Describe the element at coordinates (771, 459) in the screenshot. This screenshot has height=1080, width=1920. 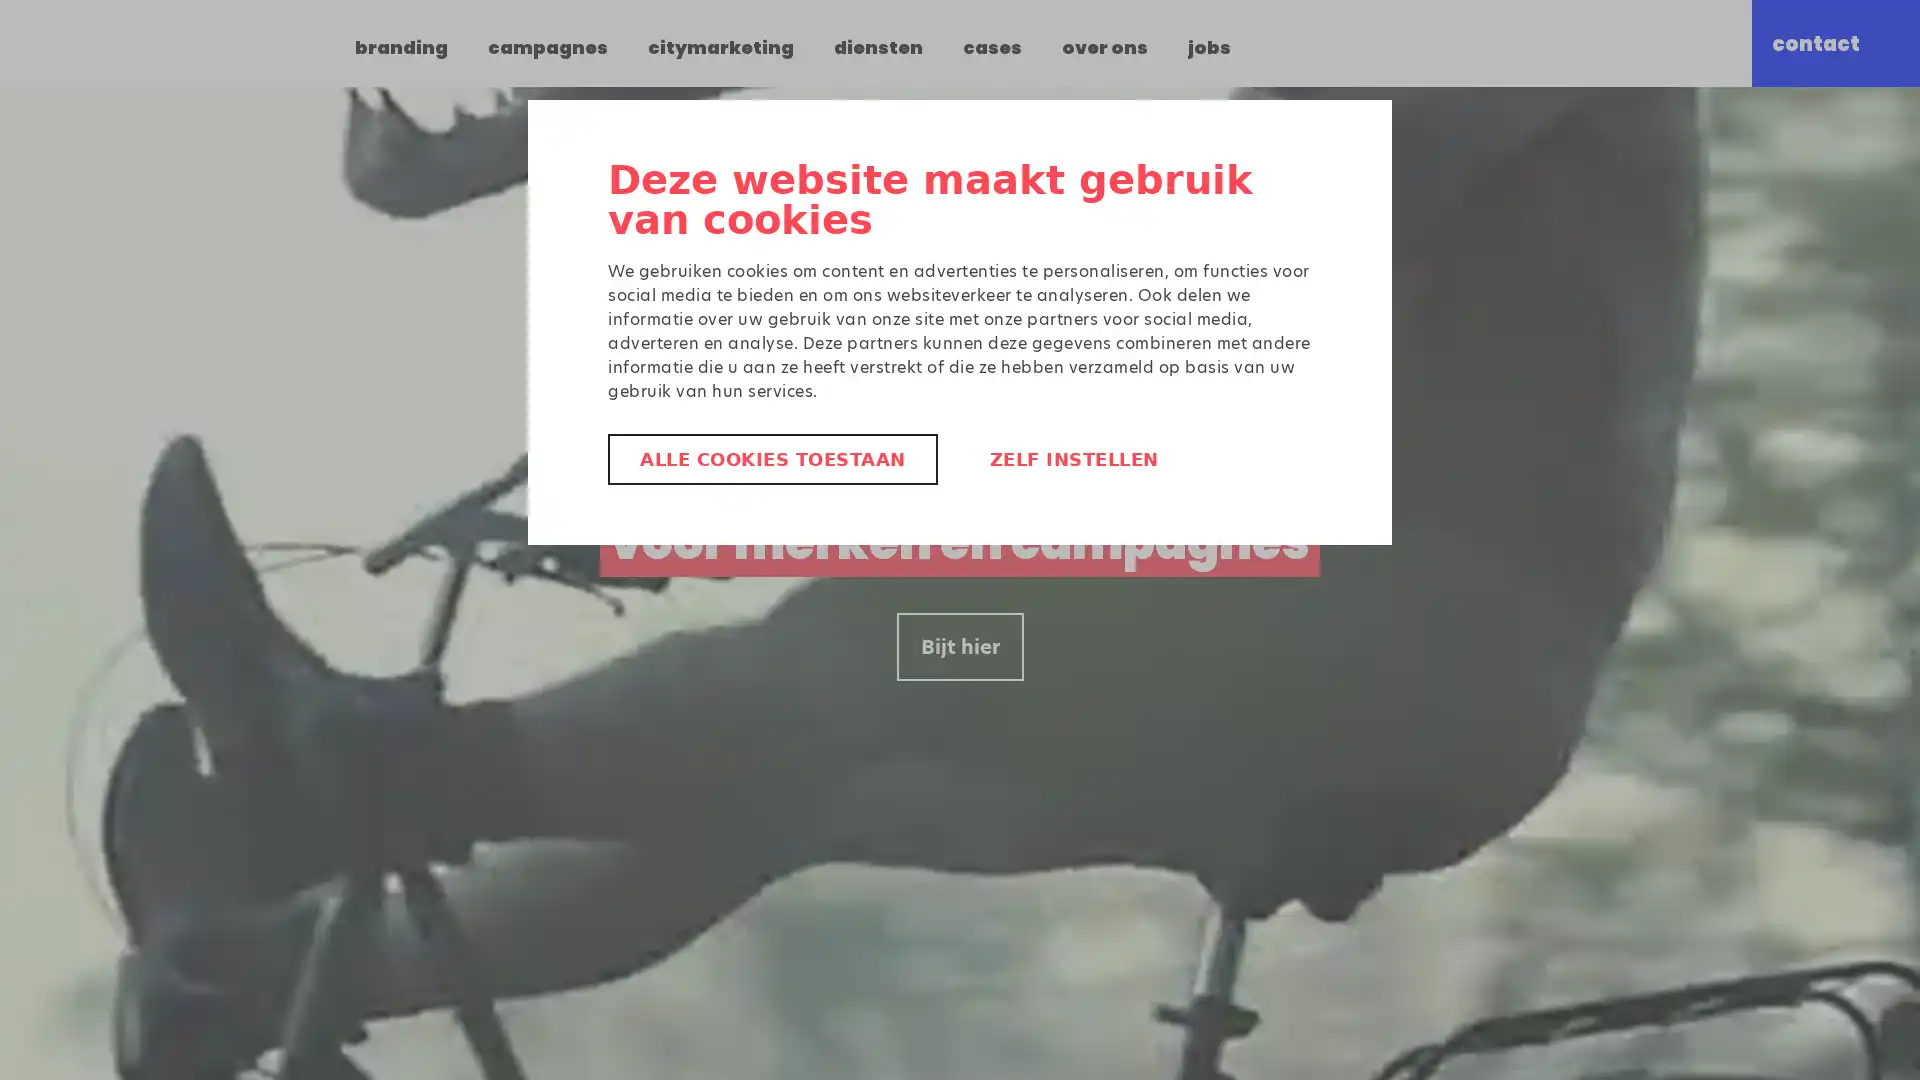
I see `ALLE COOKIES TOESTAAN` at that location.